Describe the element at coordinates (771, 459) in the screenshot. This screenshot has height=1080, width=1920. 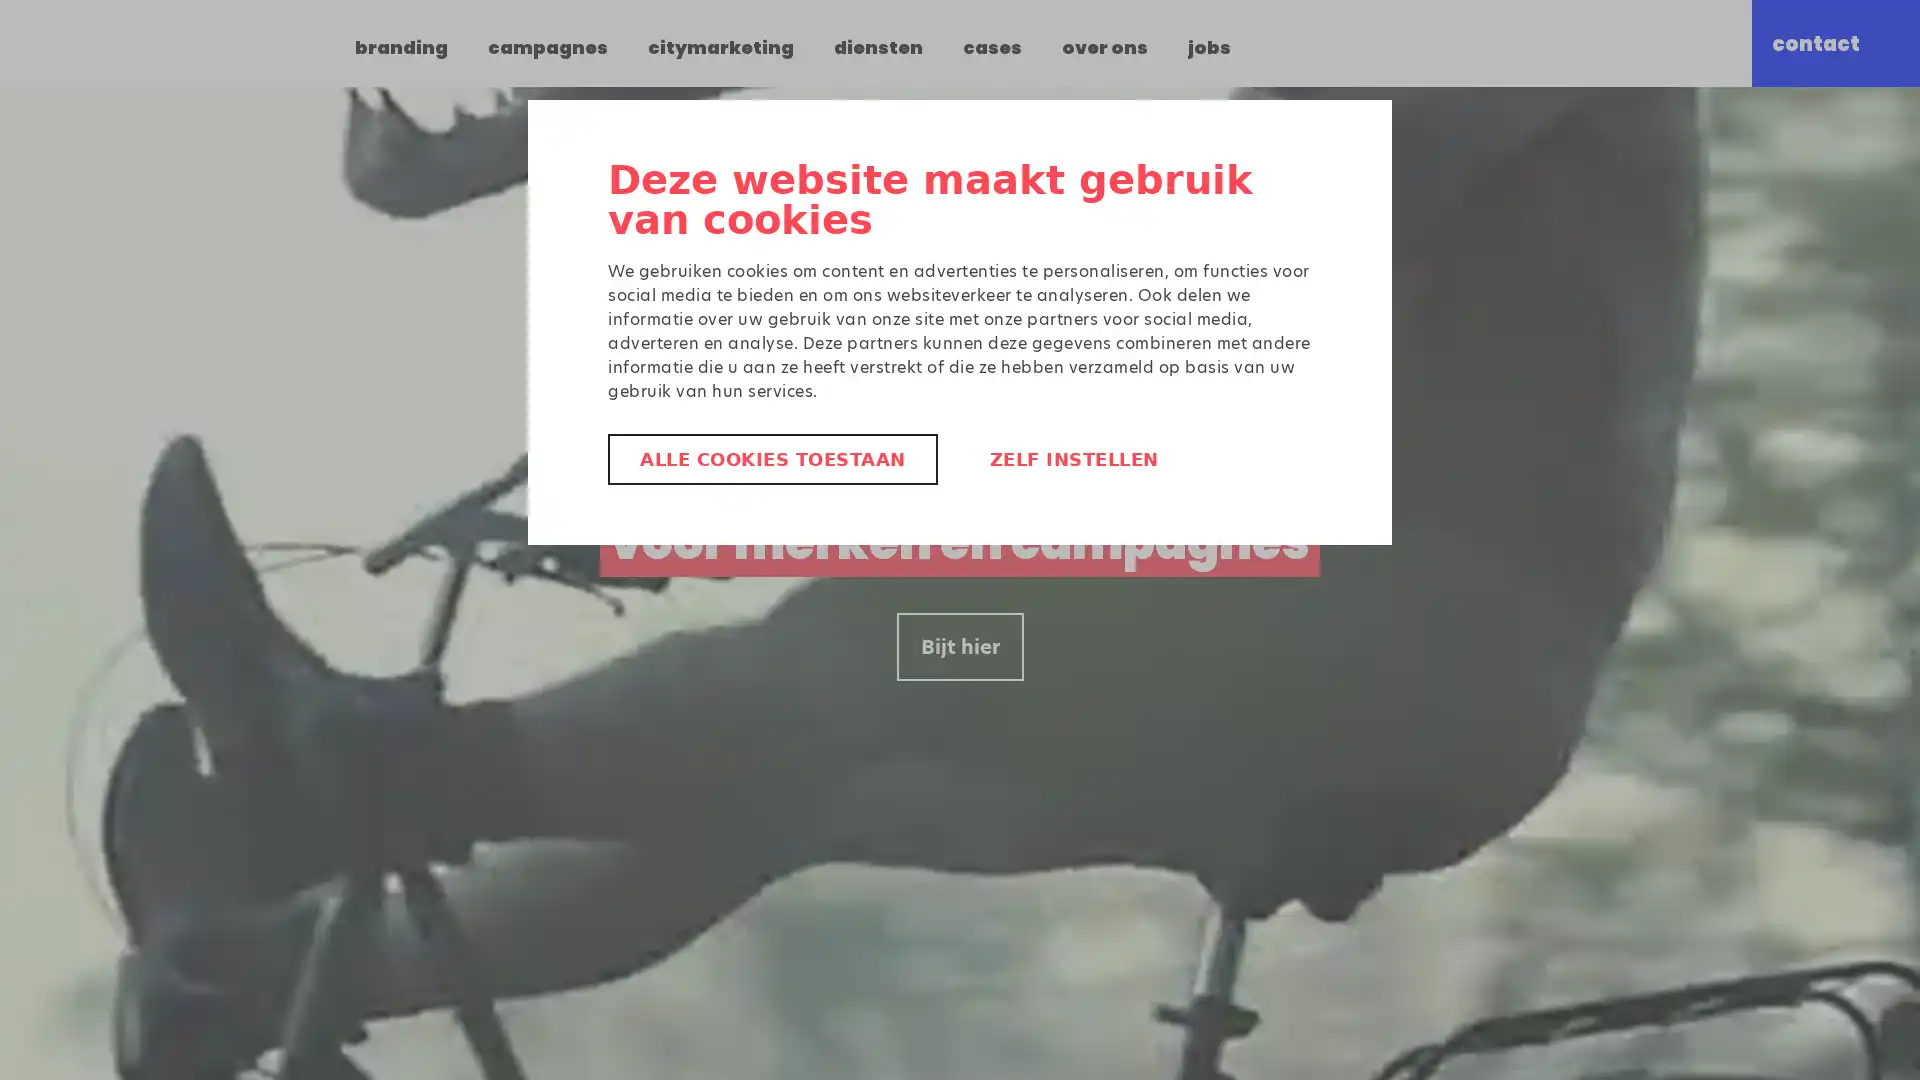
I see `ALLE COOKIES TOESTAAN` at that location.